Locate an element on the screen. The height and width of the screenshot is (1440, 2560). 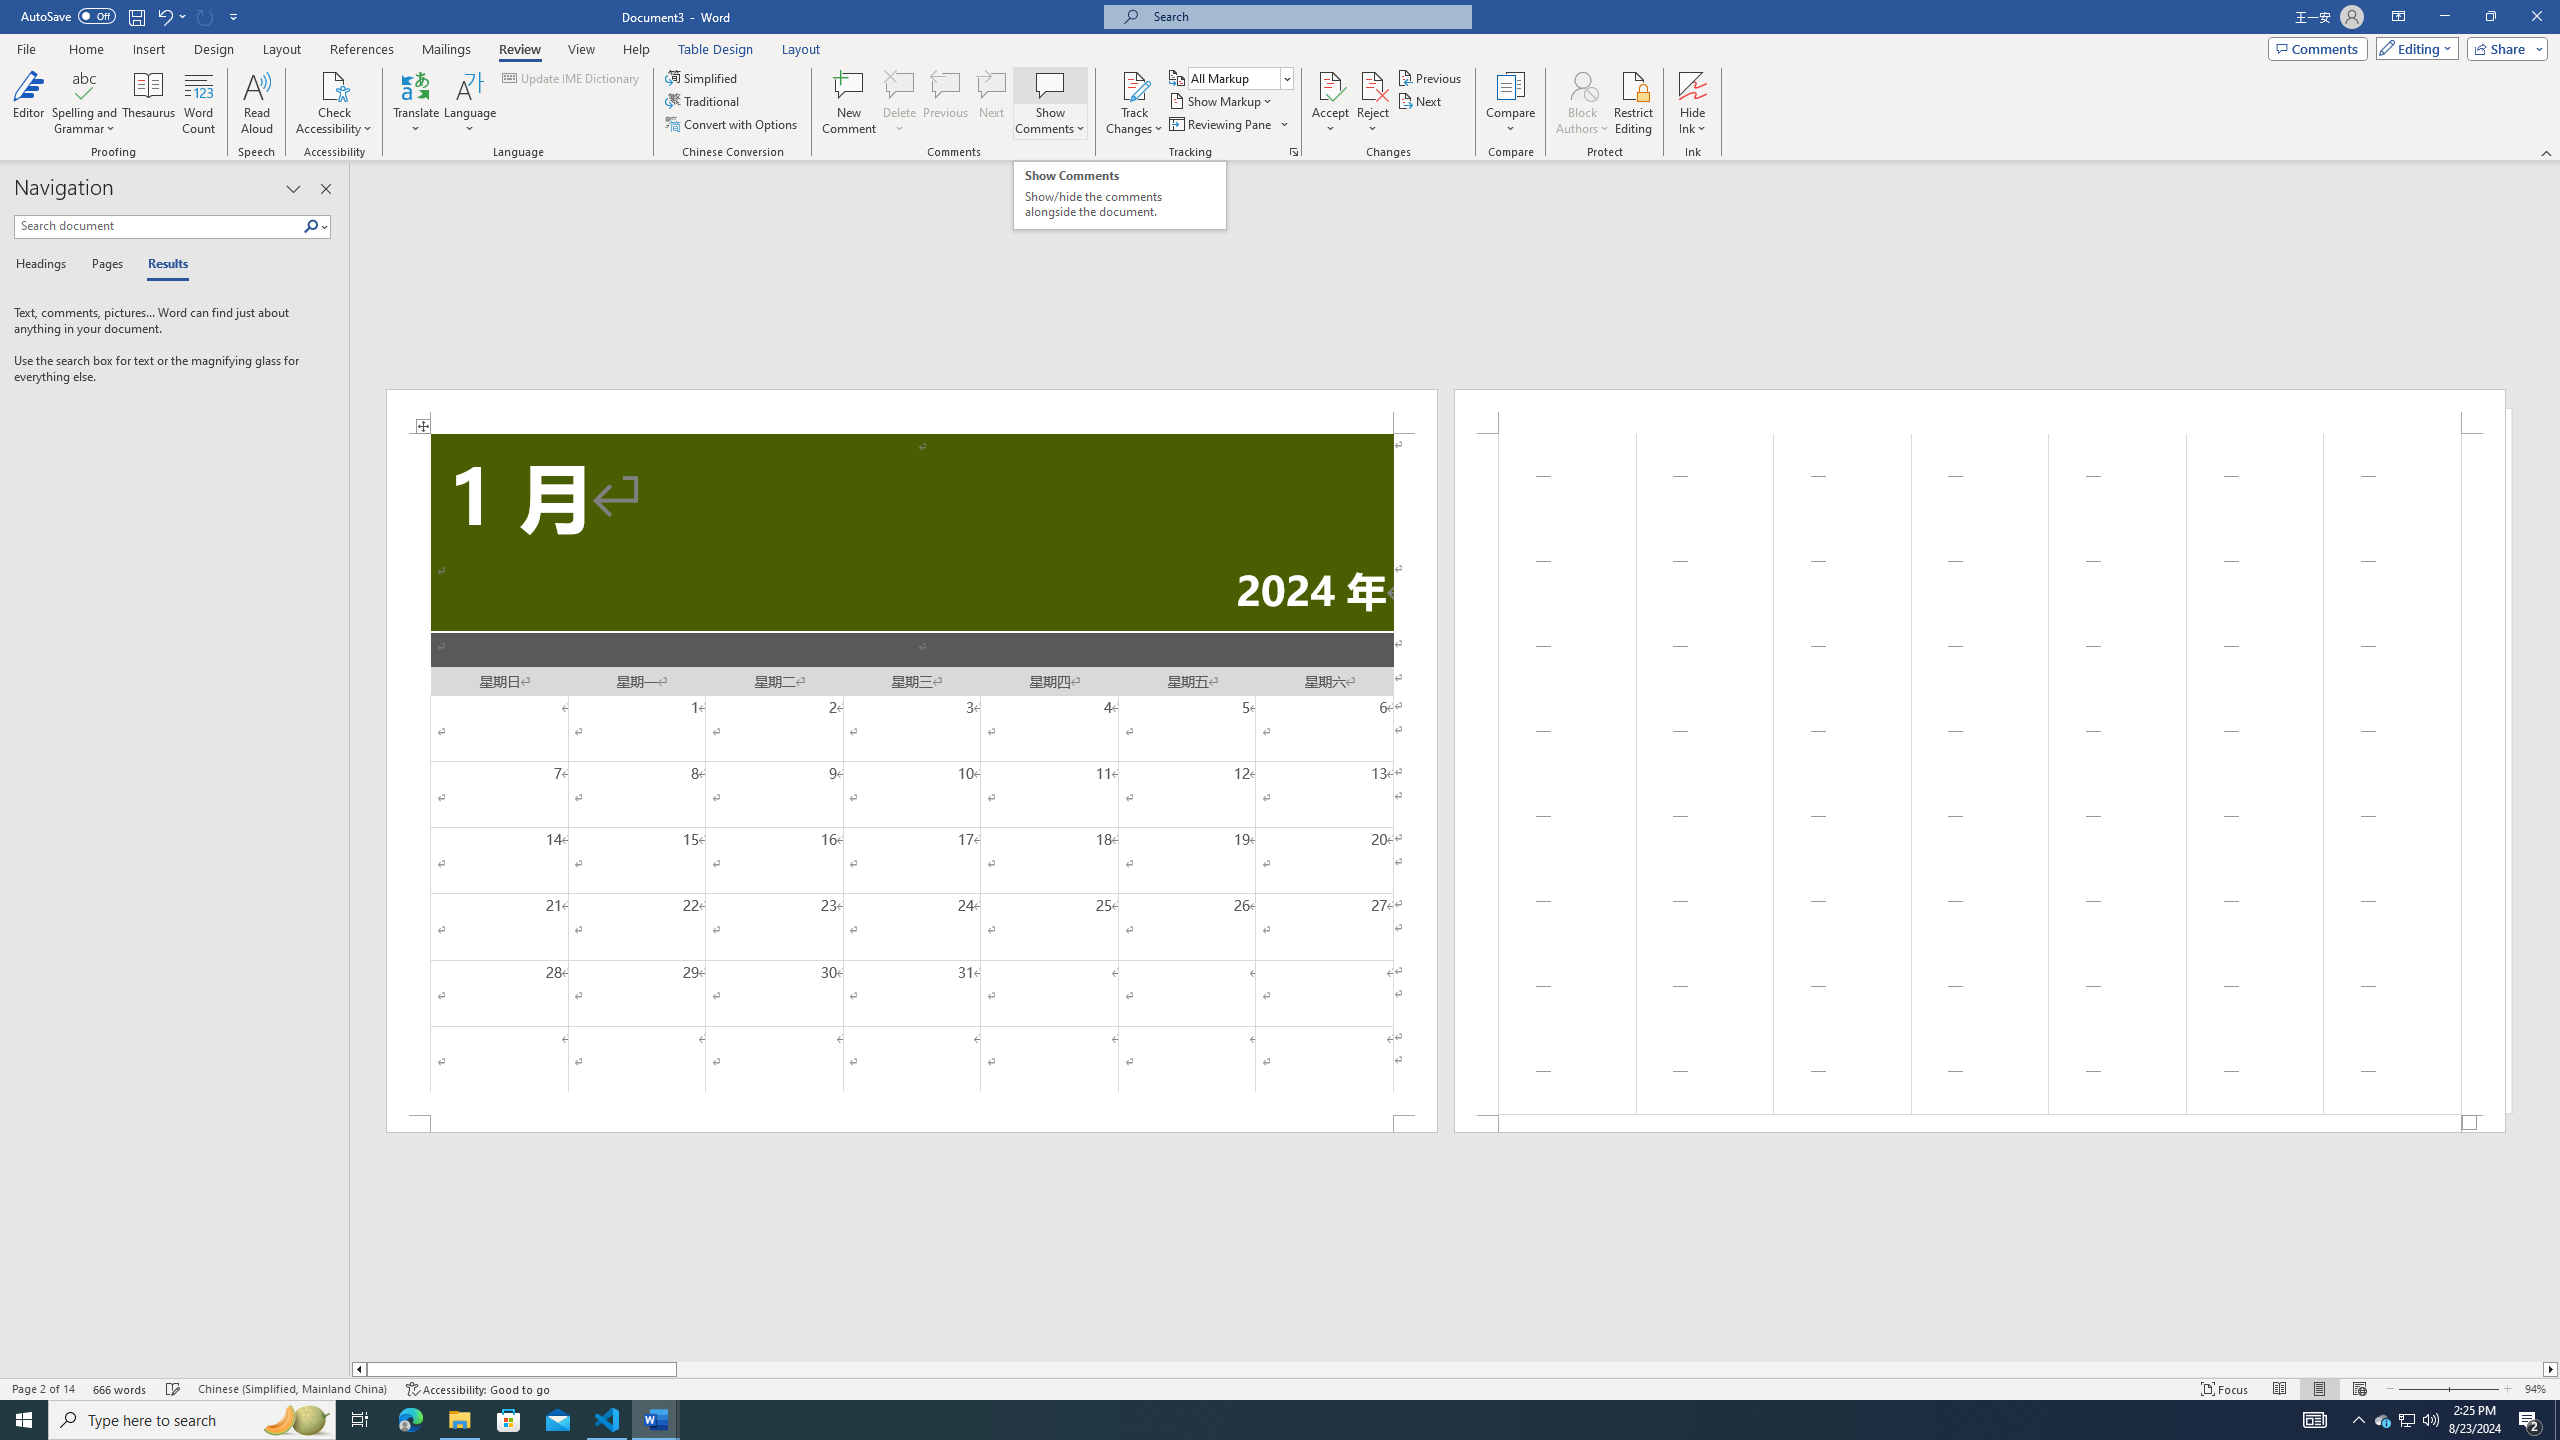
'Hide Ink' is located at coordinates (1692, 103).